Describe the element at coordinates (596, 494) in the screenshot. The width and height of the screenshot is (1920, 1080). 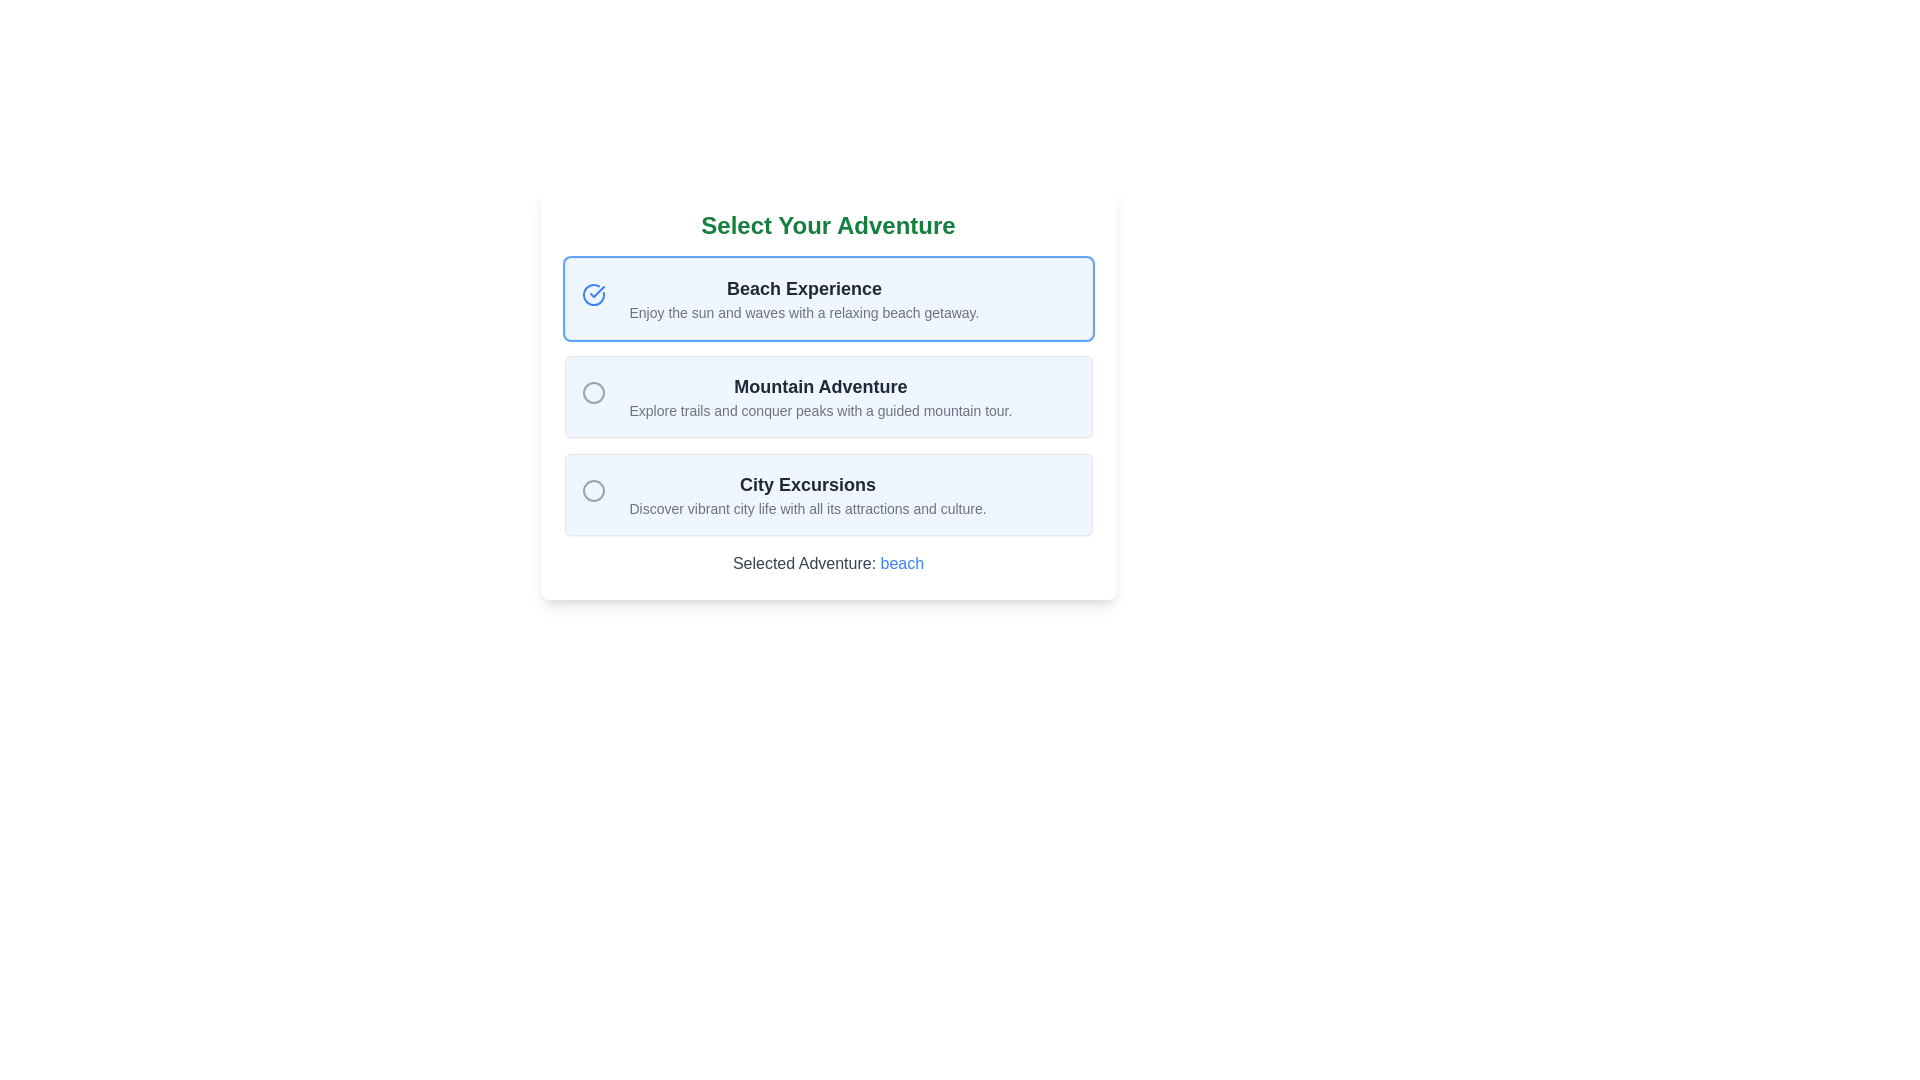
I see `the circular icon with a gray outline located near the top left corner of the 'City Excursions' section` at that location.